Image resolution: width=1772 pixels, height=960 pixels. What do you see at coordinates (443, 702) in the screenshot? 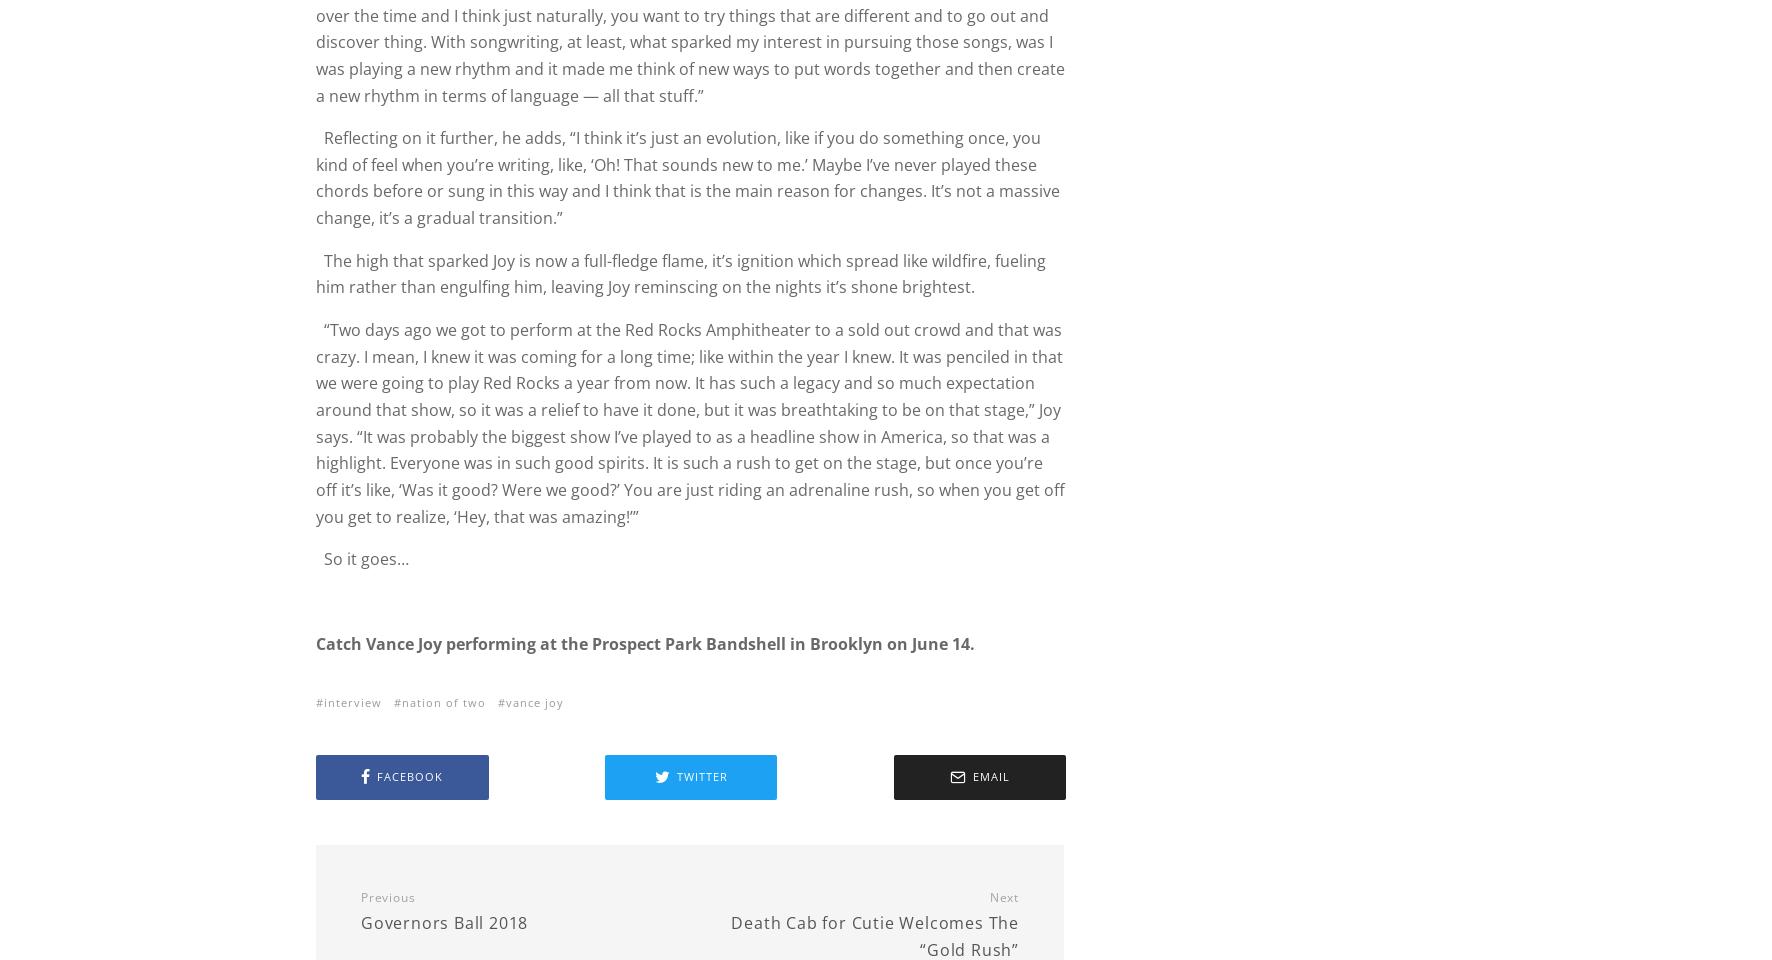
I see `'nation of two'` at bounding box center [443, 702].